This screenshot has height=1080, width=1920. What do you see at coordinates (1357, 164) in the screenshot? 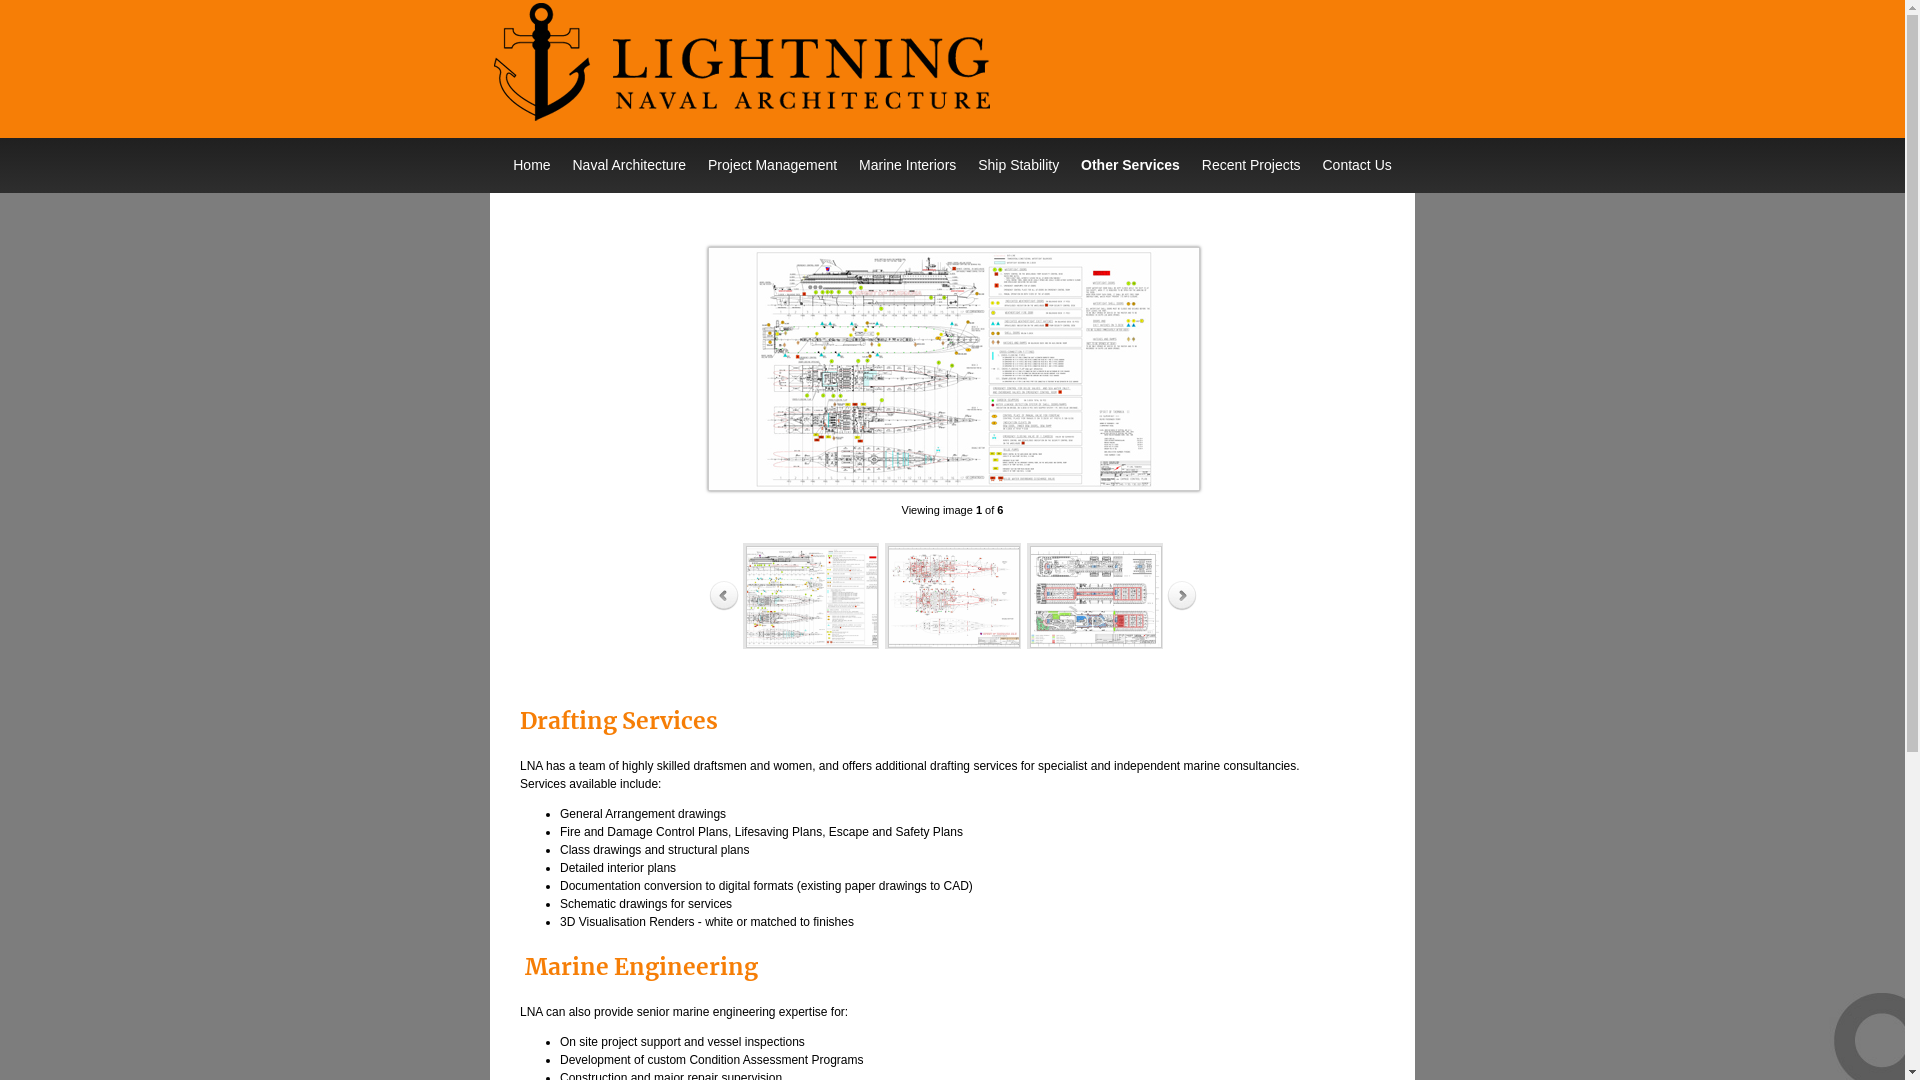
I see `'Contact Us'` at bounding box center [1357, 164].